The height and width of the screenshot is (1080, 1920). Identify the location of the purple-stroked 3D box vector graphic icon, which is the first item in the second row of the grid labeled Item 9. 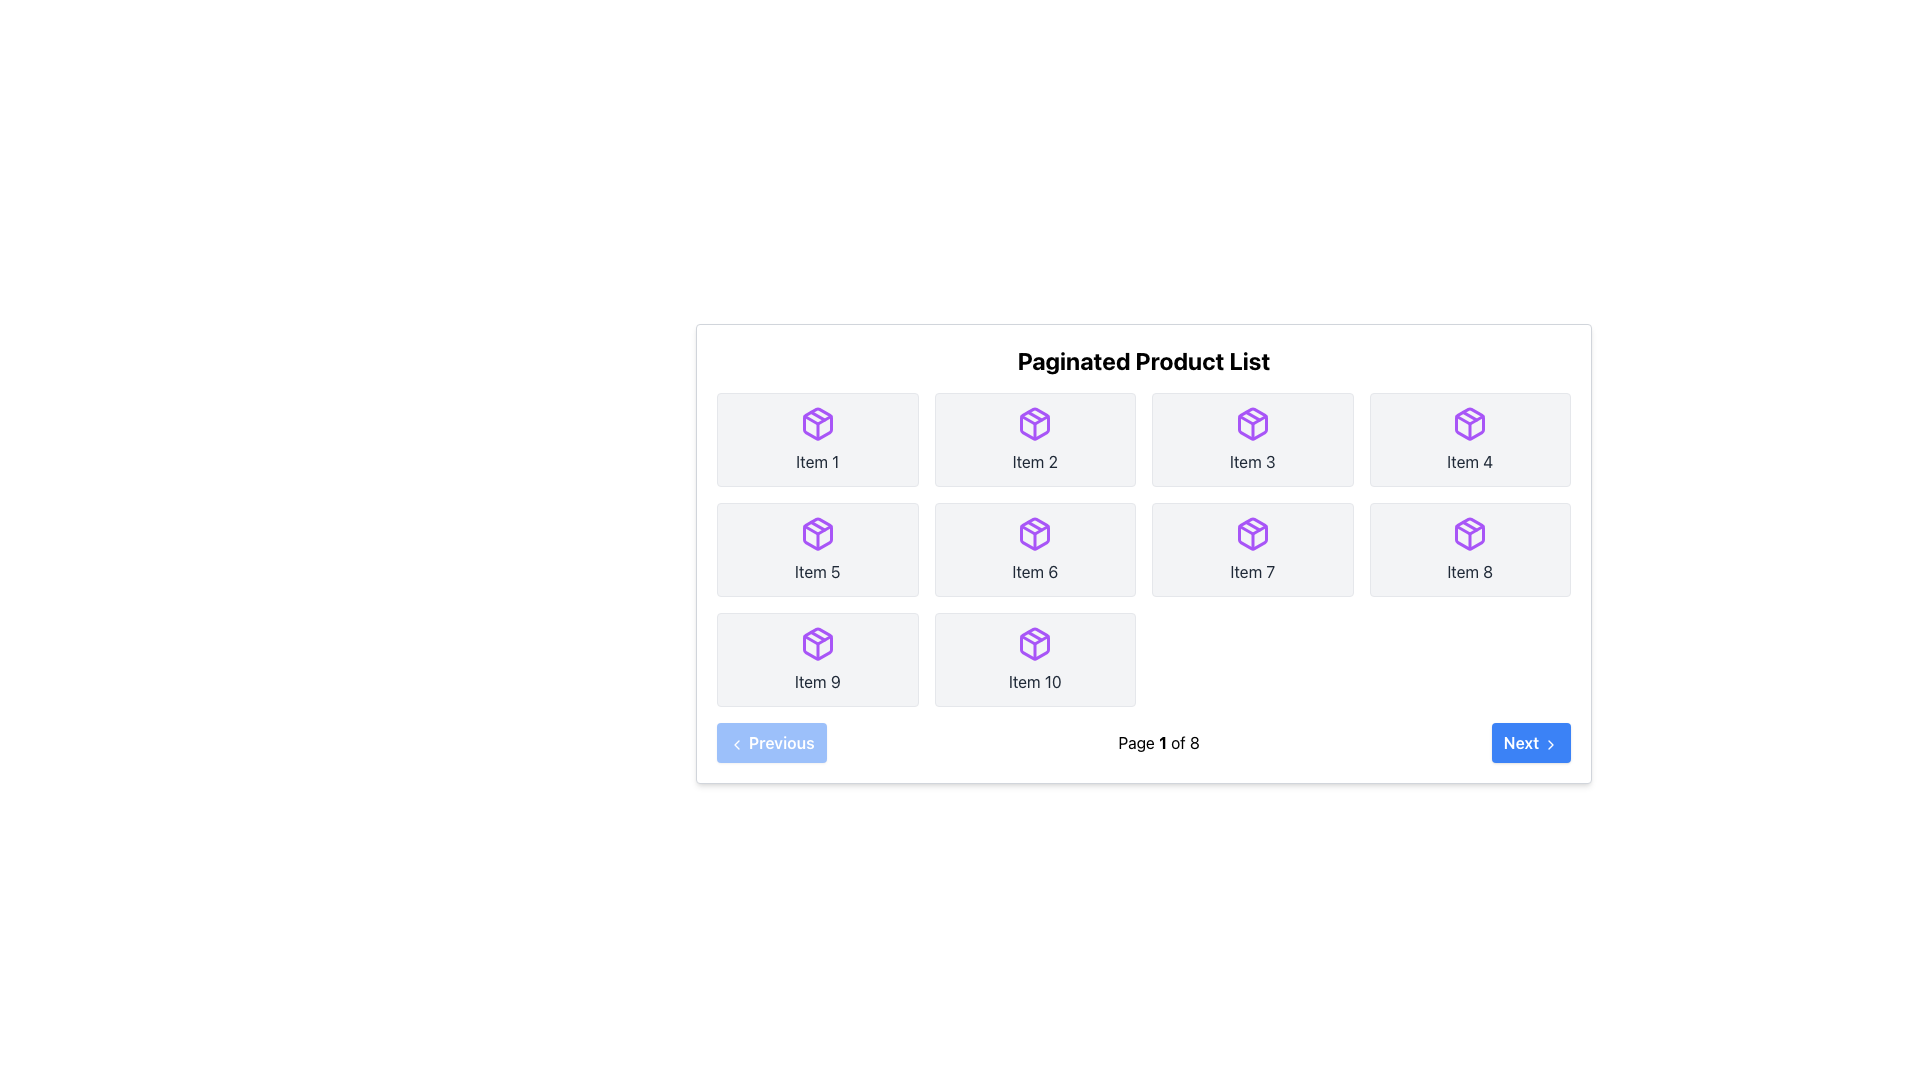
(817, 644).